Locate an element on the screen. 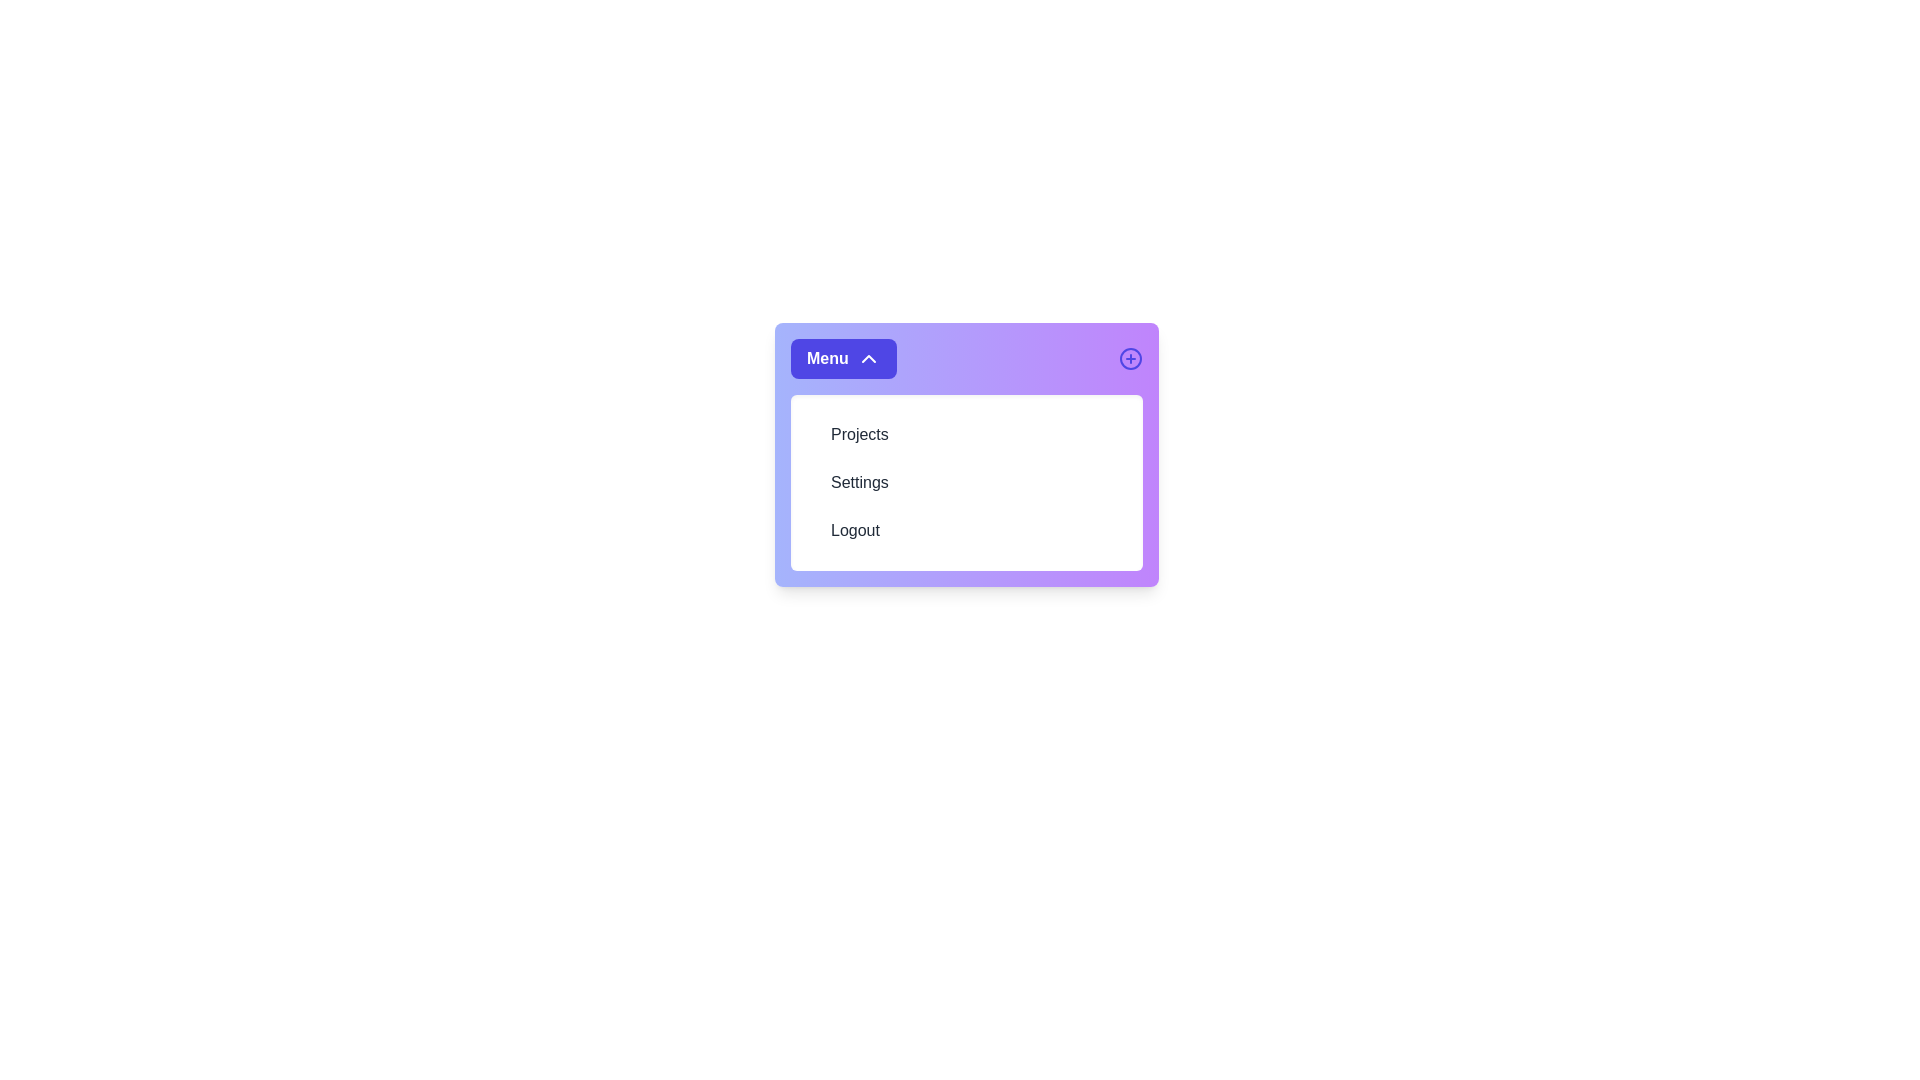  the menu item Projects from the menu is located at coordinates (966, 434).